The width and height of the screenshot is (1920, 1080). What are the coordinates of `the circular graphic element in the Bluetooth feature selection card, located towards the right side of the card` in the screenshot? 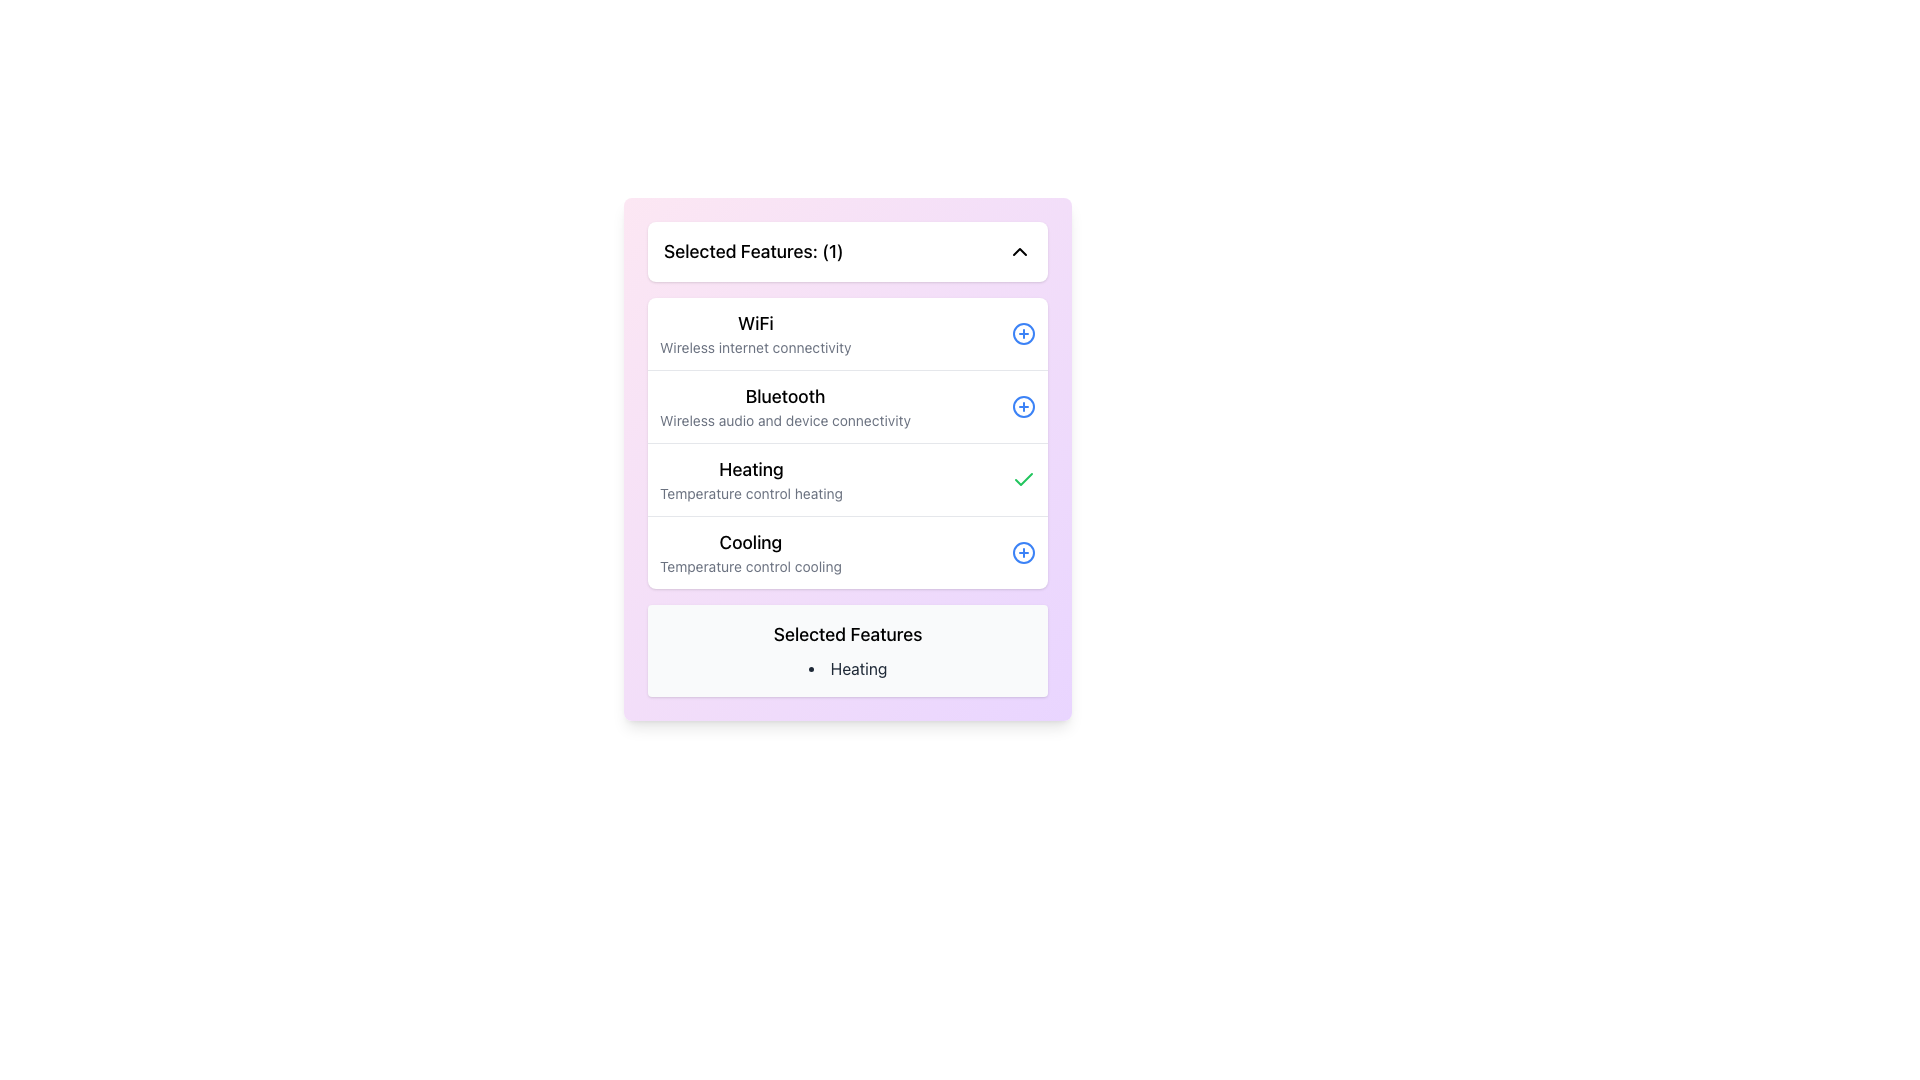 It's located at (1023, 406).